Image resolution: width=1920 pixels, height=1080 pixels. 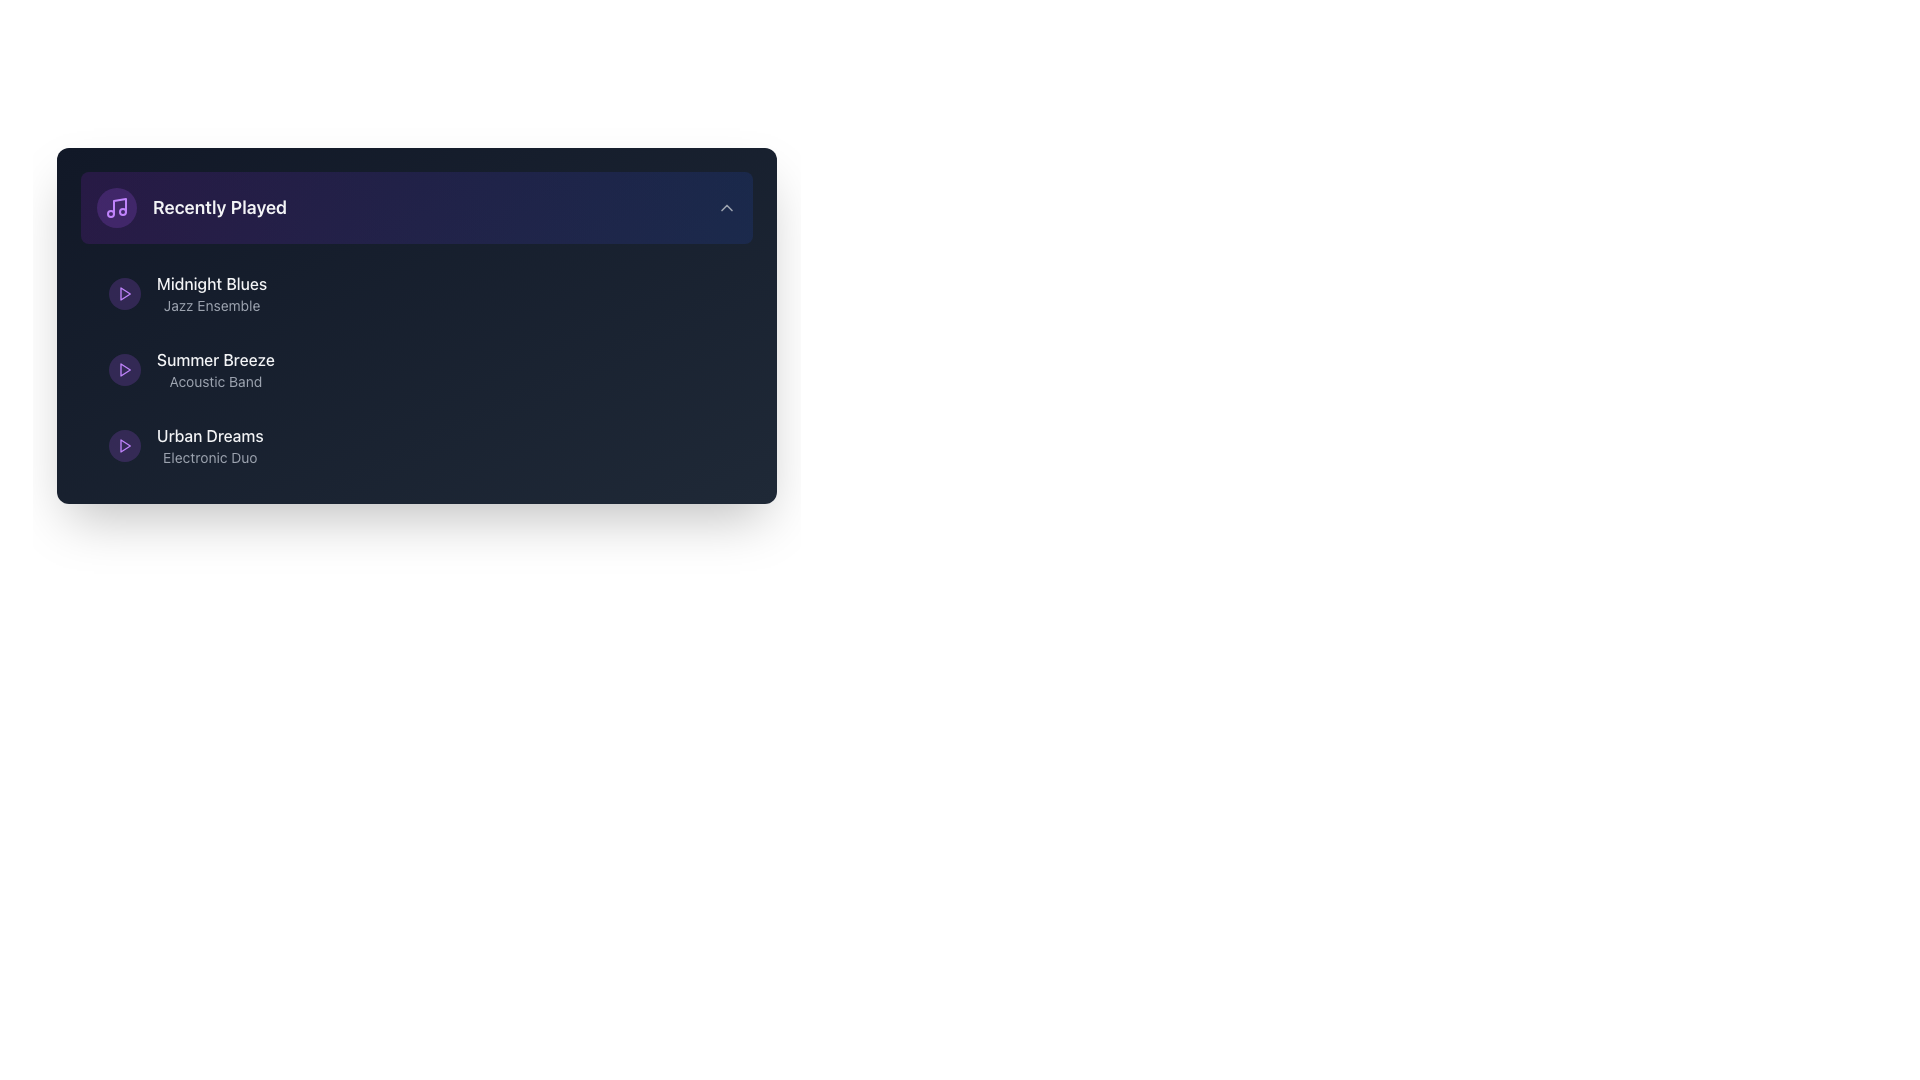 I want to click on the shuffle icon located within the circular button at the bottom-right of the 'Recently Played' section, so click(x=627, y=445).